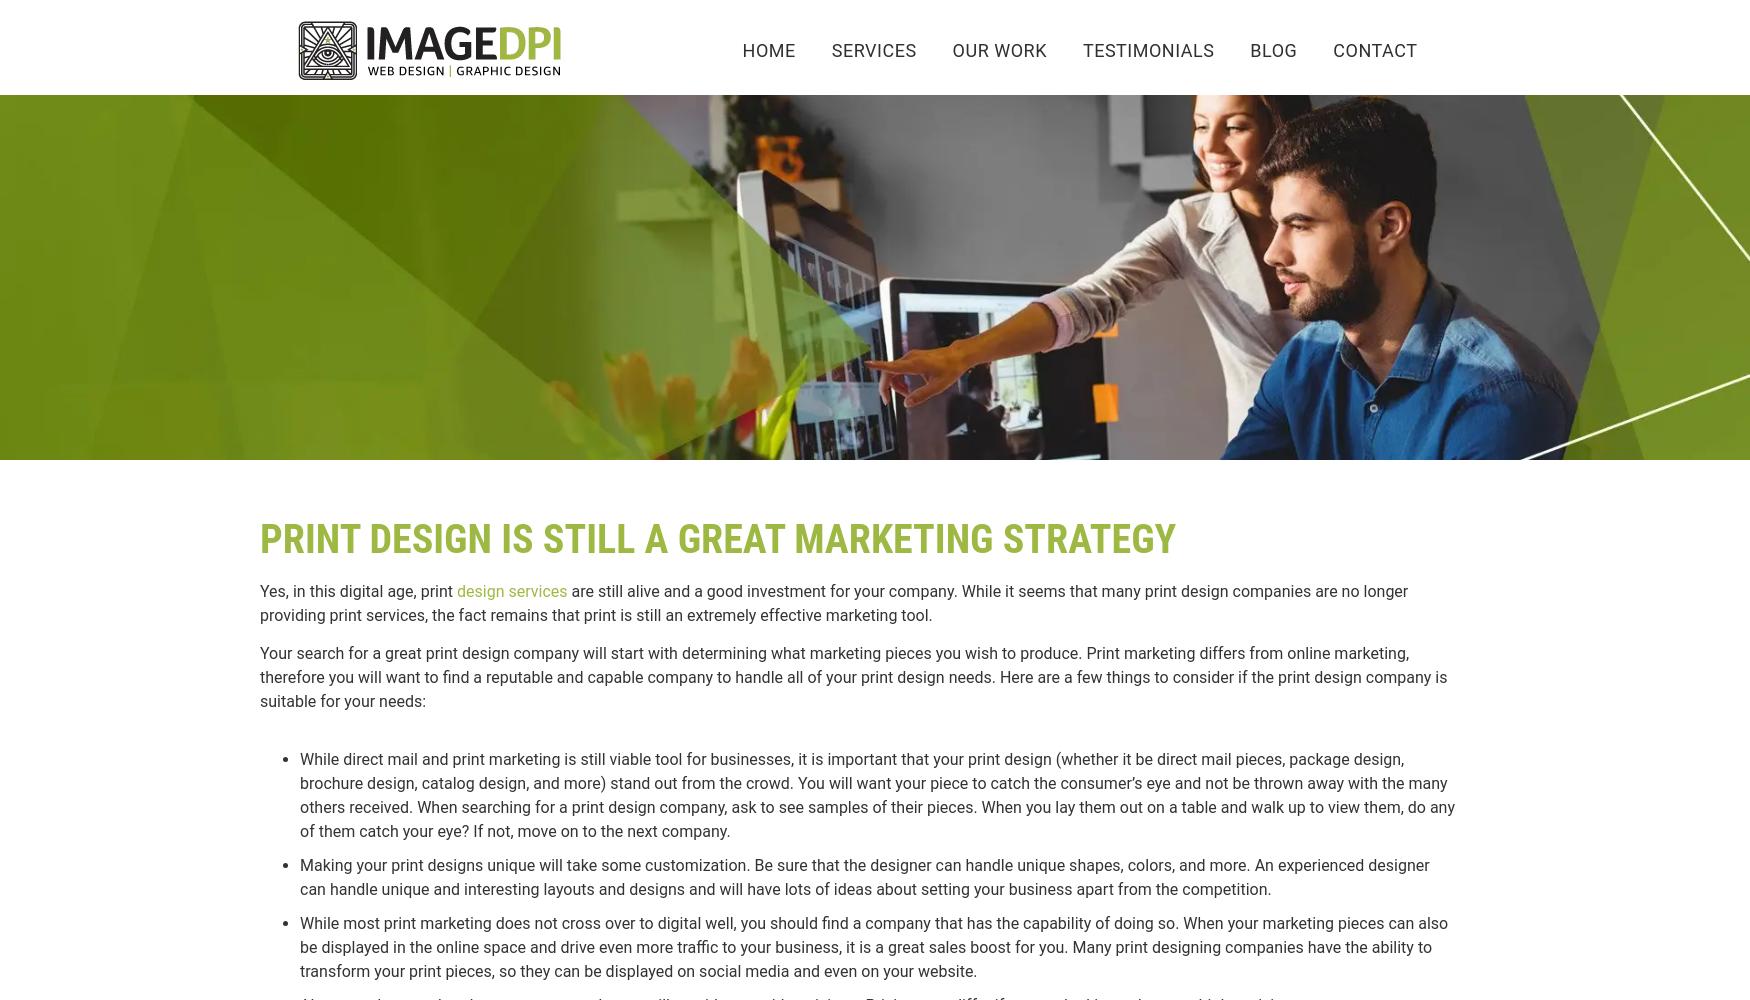 The image size is (1750, 1000). What do you see at coordinates (873, 946) in the screenshot?
I see `'While most print marketing does not cross over to digital well, you should find a company that has the capability of doing so. When your marketing pieces can also be displayed in the online space and drive even more traffic to your business, it is a great sales boost for you. Many print designing companies have the ability to transform your print pieces, so they can be displayed on social media and even on your website.'` at bounding box center [873, 946].